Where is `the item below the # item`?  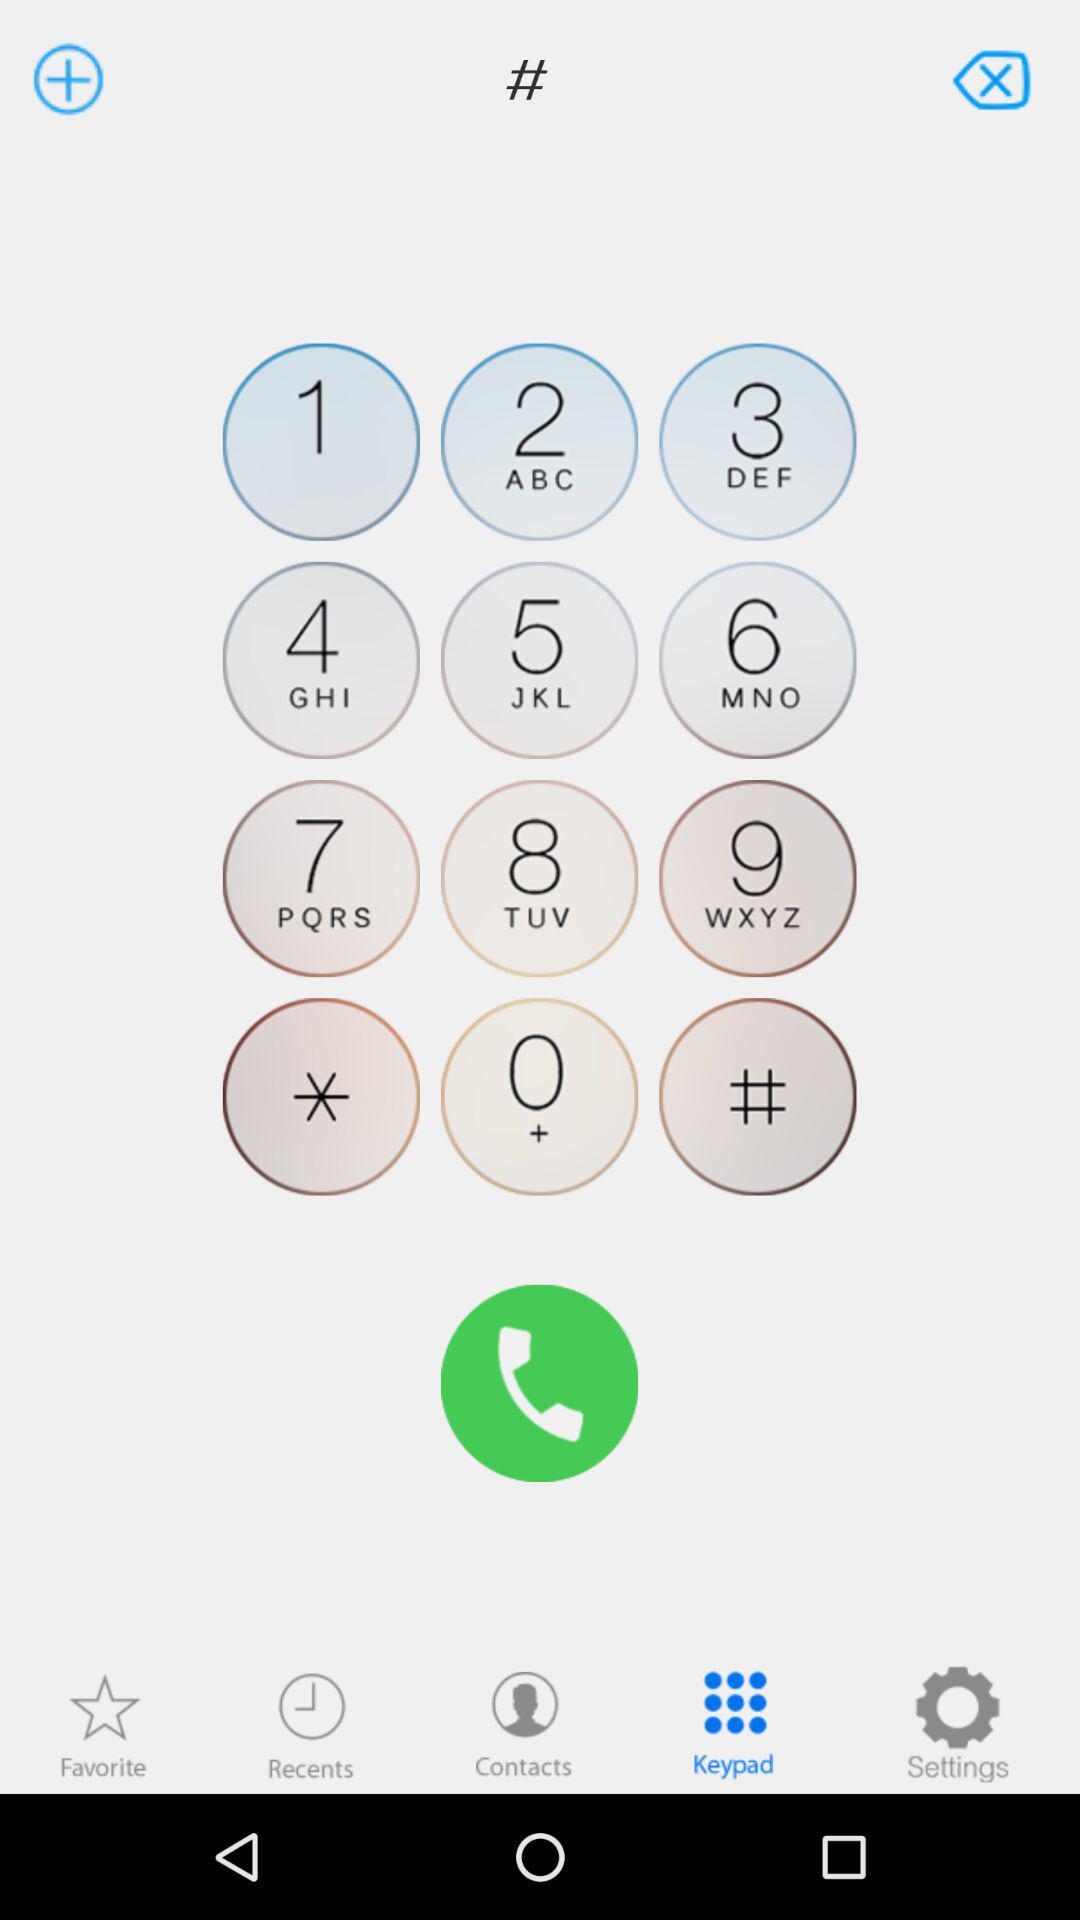
the item below the # item is located at coordinates (320, 441).